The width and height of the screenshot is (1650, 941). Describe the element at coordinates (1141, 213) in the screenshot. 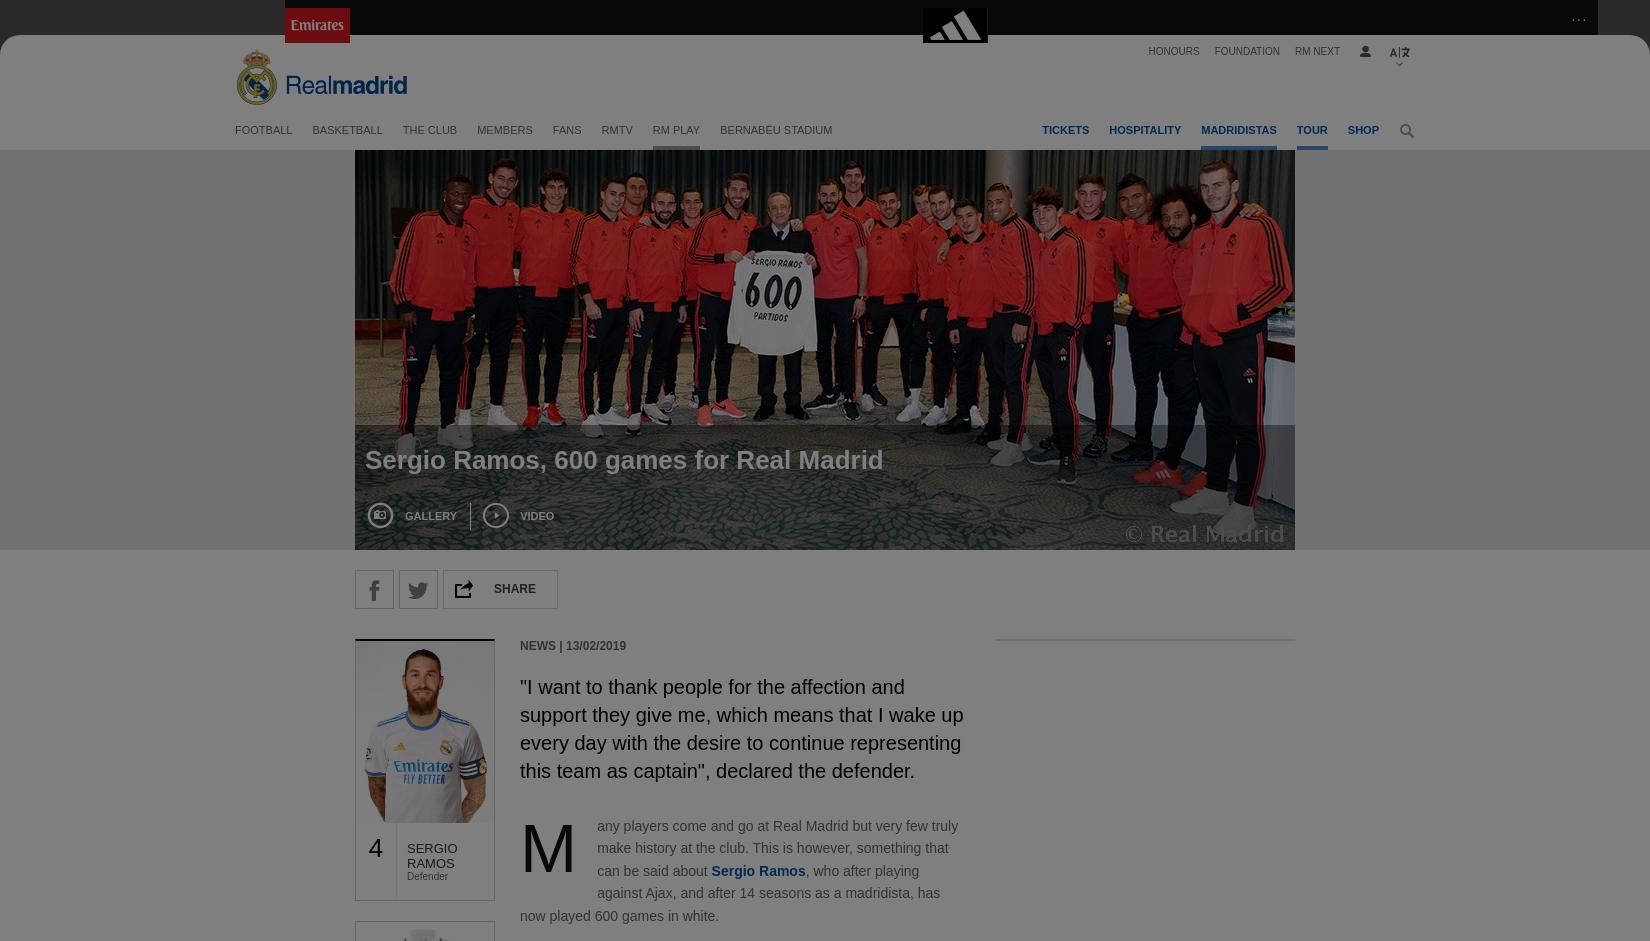

I see `'Official Kits 23/24'` at that location.